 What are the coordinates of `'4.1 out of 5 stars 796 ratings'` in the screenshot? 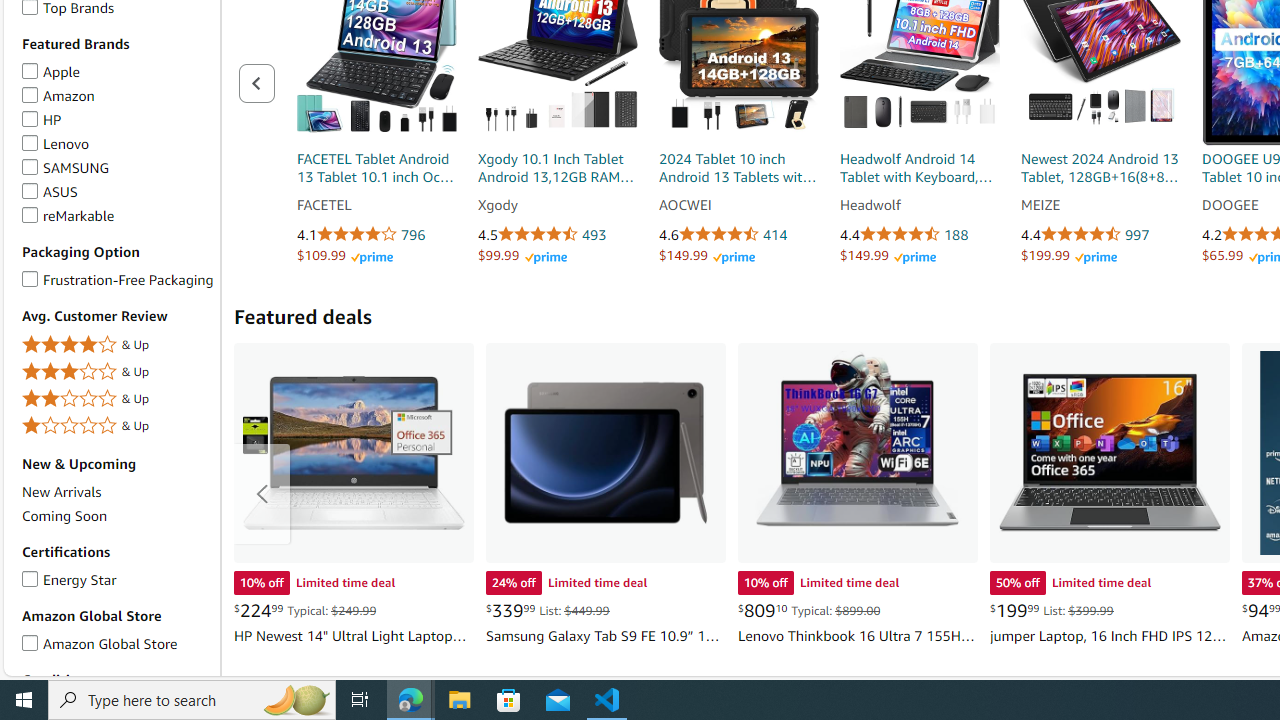 It's located at (376, 234).